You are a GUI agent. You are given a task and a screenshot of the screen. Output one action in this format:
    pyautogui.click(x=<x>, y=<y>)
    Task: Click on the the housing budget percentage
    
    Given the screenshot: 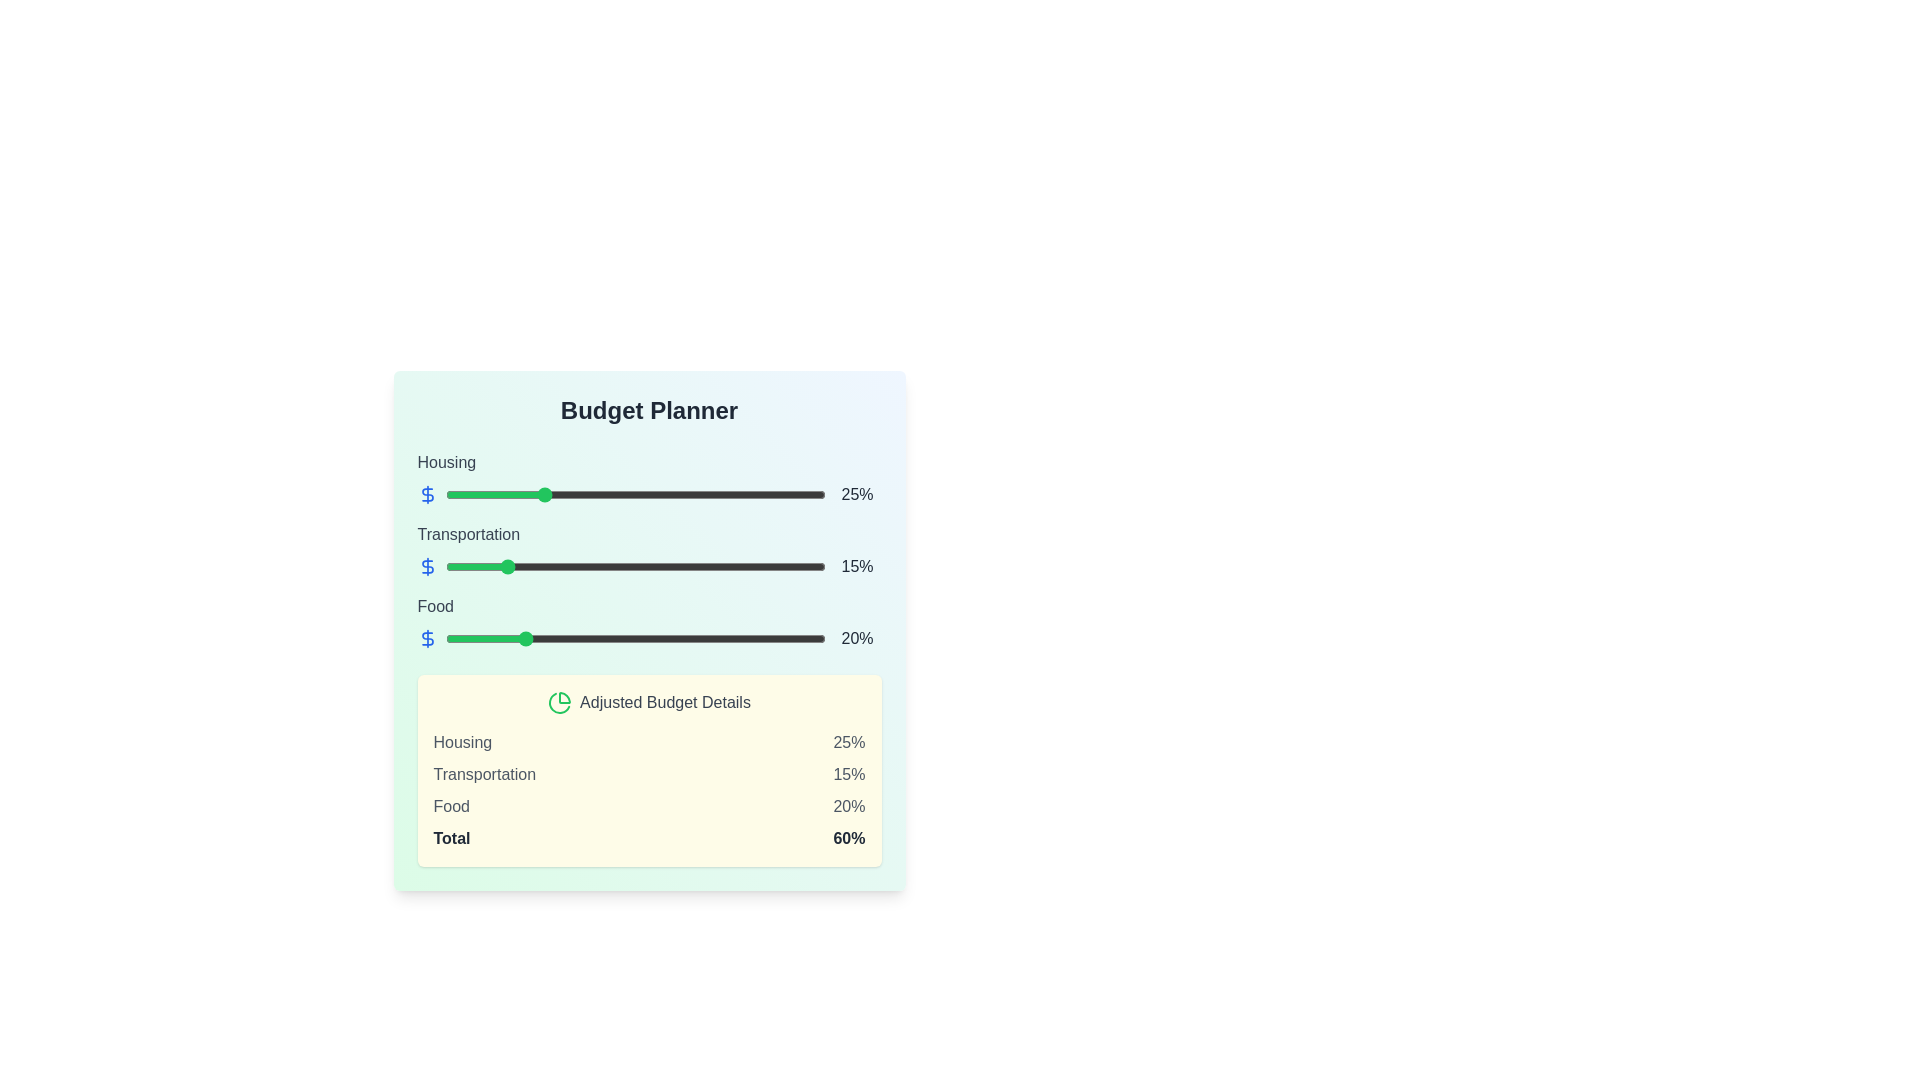 What is the action you would take?
    pyautogui.click(x=737, y=494)
    